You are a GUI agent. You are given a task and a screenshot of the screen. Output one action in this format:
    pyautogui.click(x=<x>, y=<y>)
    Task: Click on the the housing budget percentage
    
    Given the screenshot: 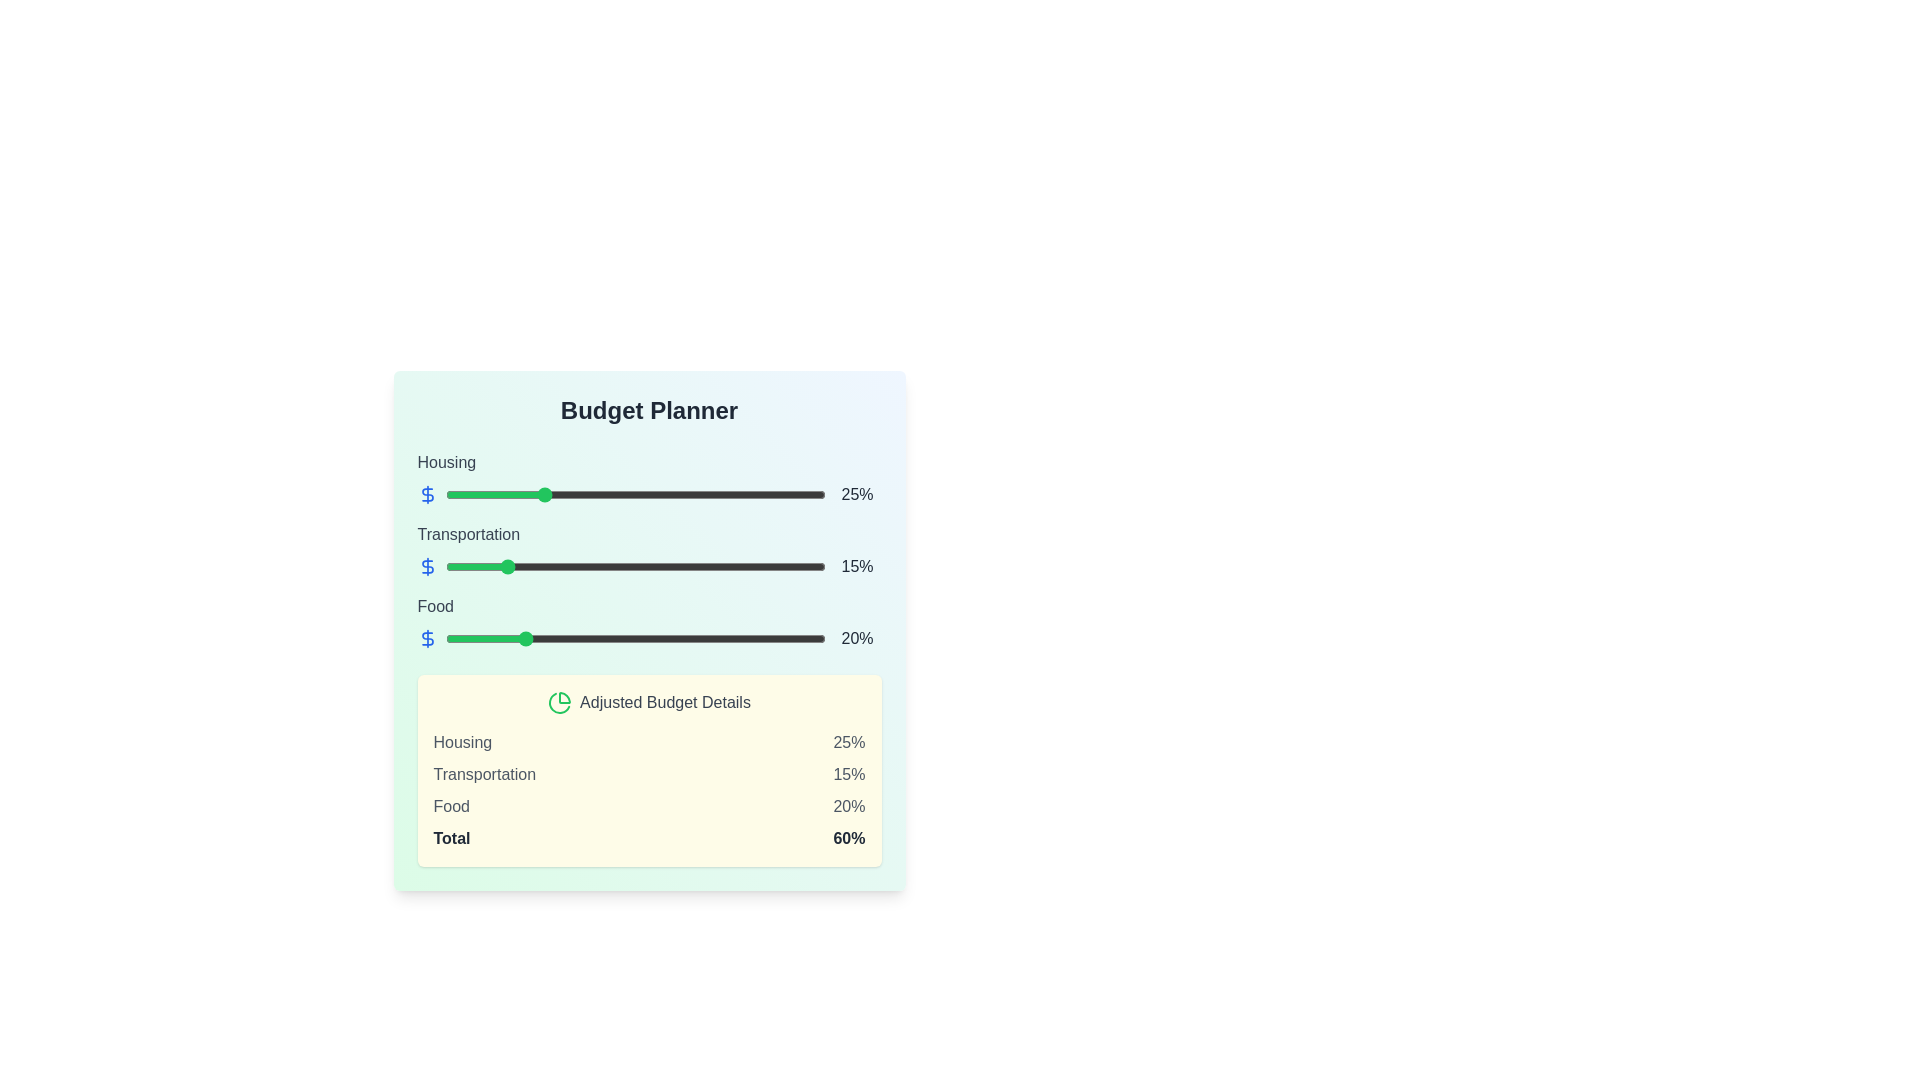 What is the action you would take?
    pyautogui.click(x=737, y=494)
    